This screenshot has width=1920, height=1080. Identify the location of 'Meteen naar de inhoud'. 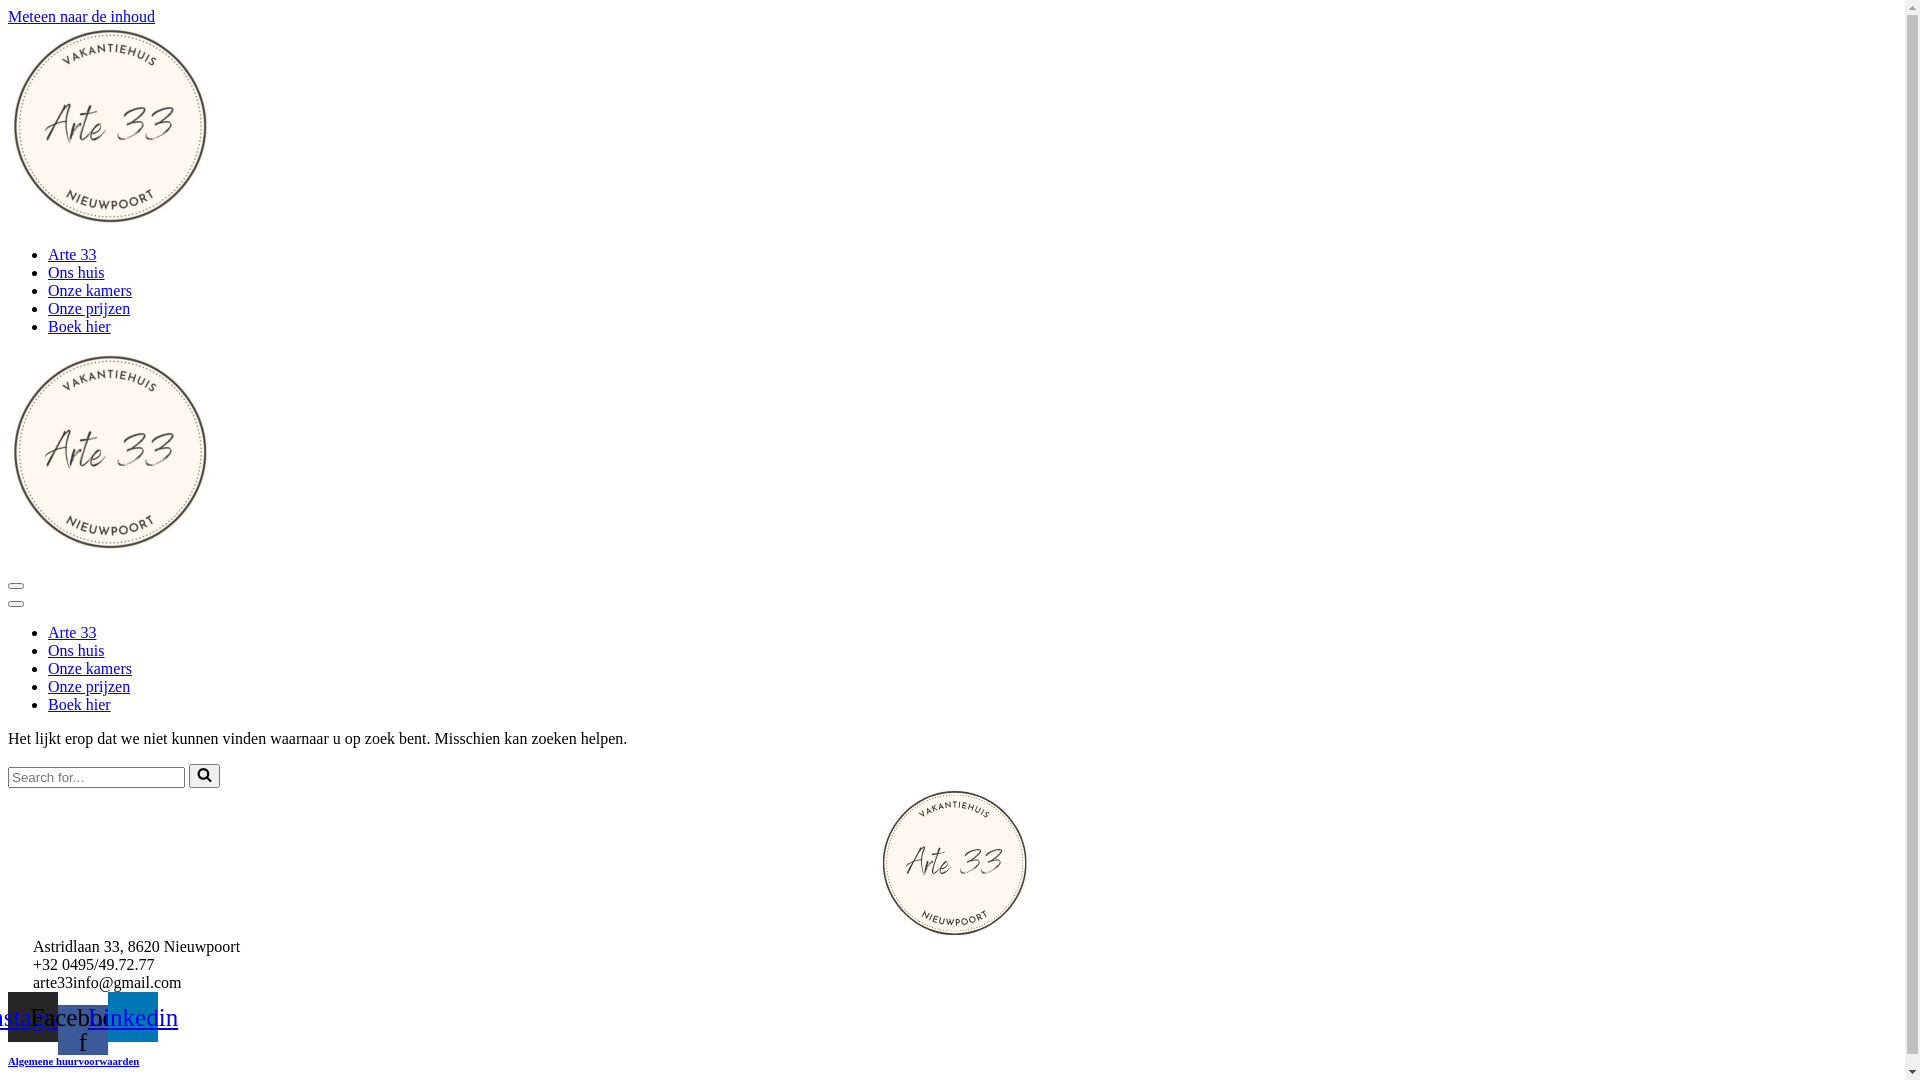
(80, 16).